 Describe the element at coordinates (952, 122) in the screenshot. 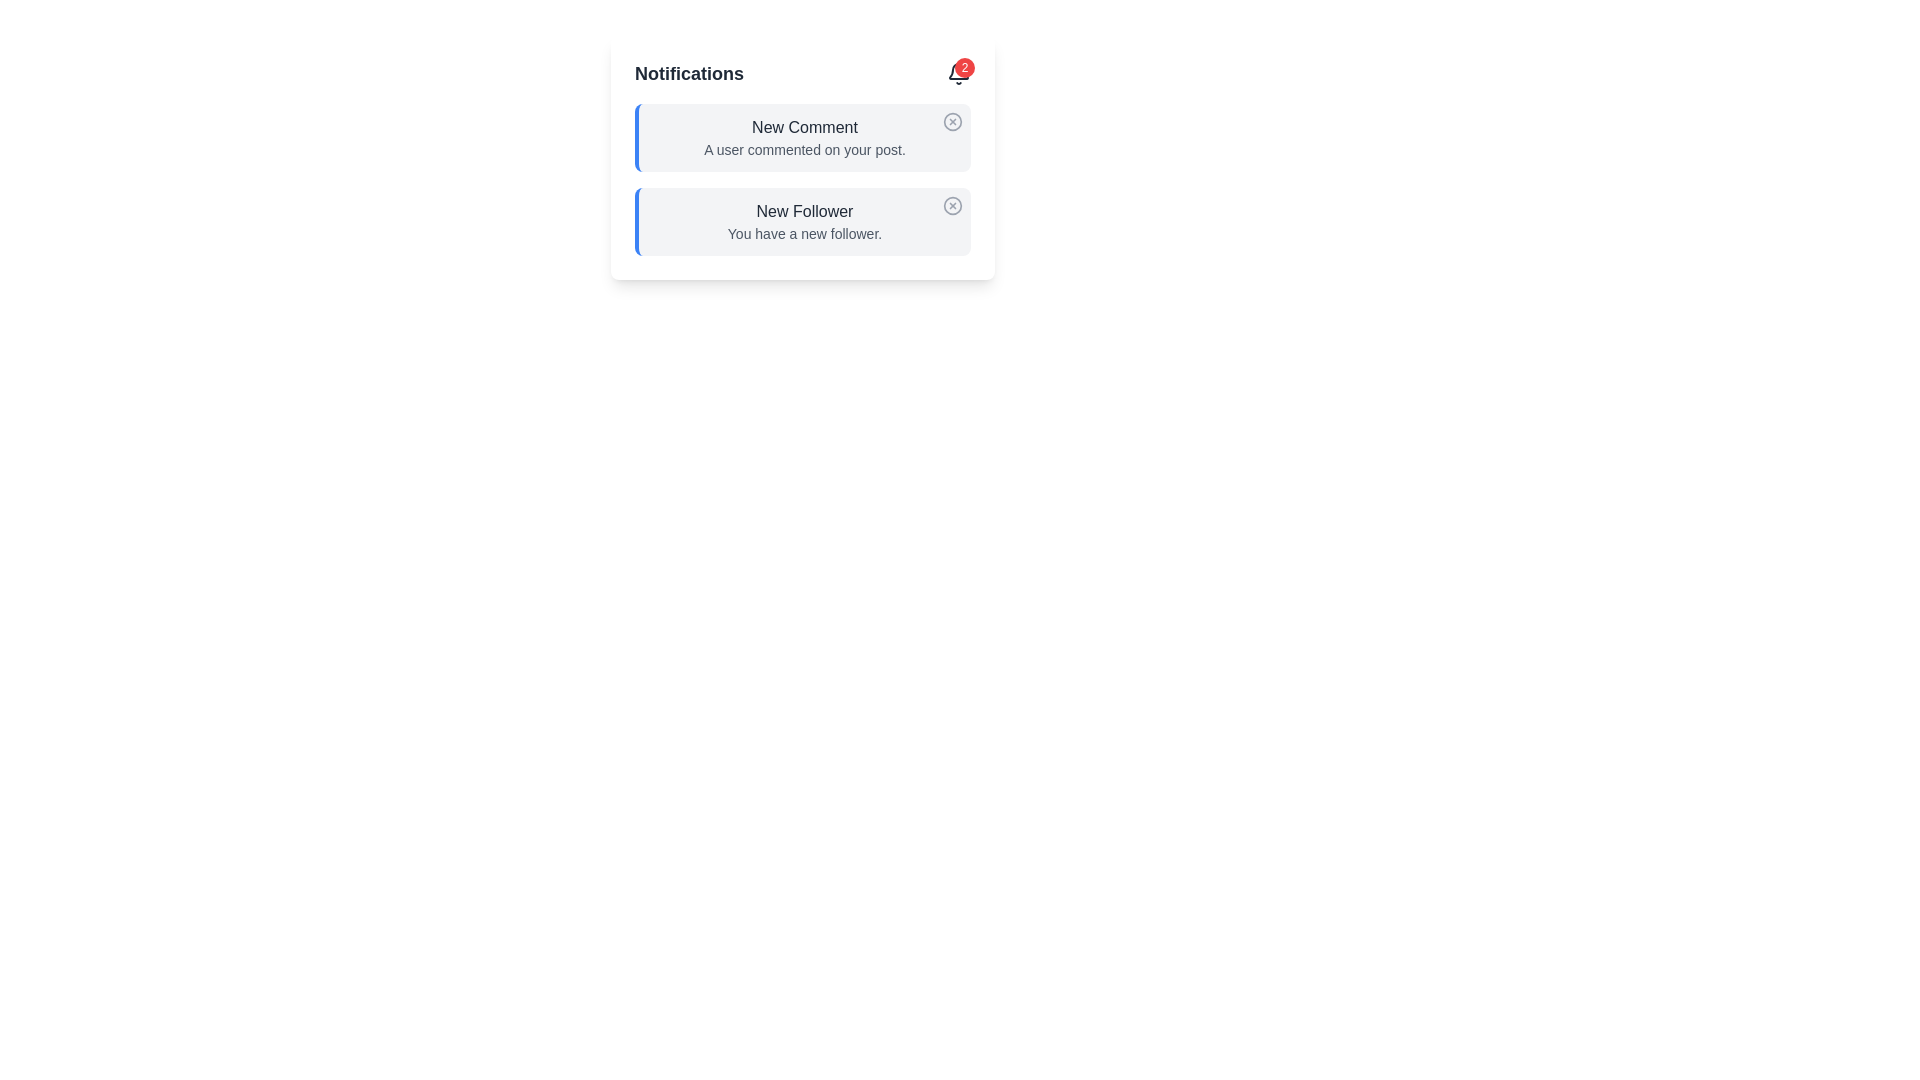

I see `the circular 'X' button with a gray outline located at the top-right corner of the notification box to change its appearance` at that location.